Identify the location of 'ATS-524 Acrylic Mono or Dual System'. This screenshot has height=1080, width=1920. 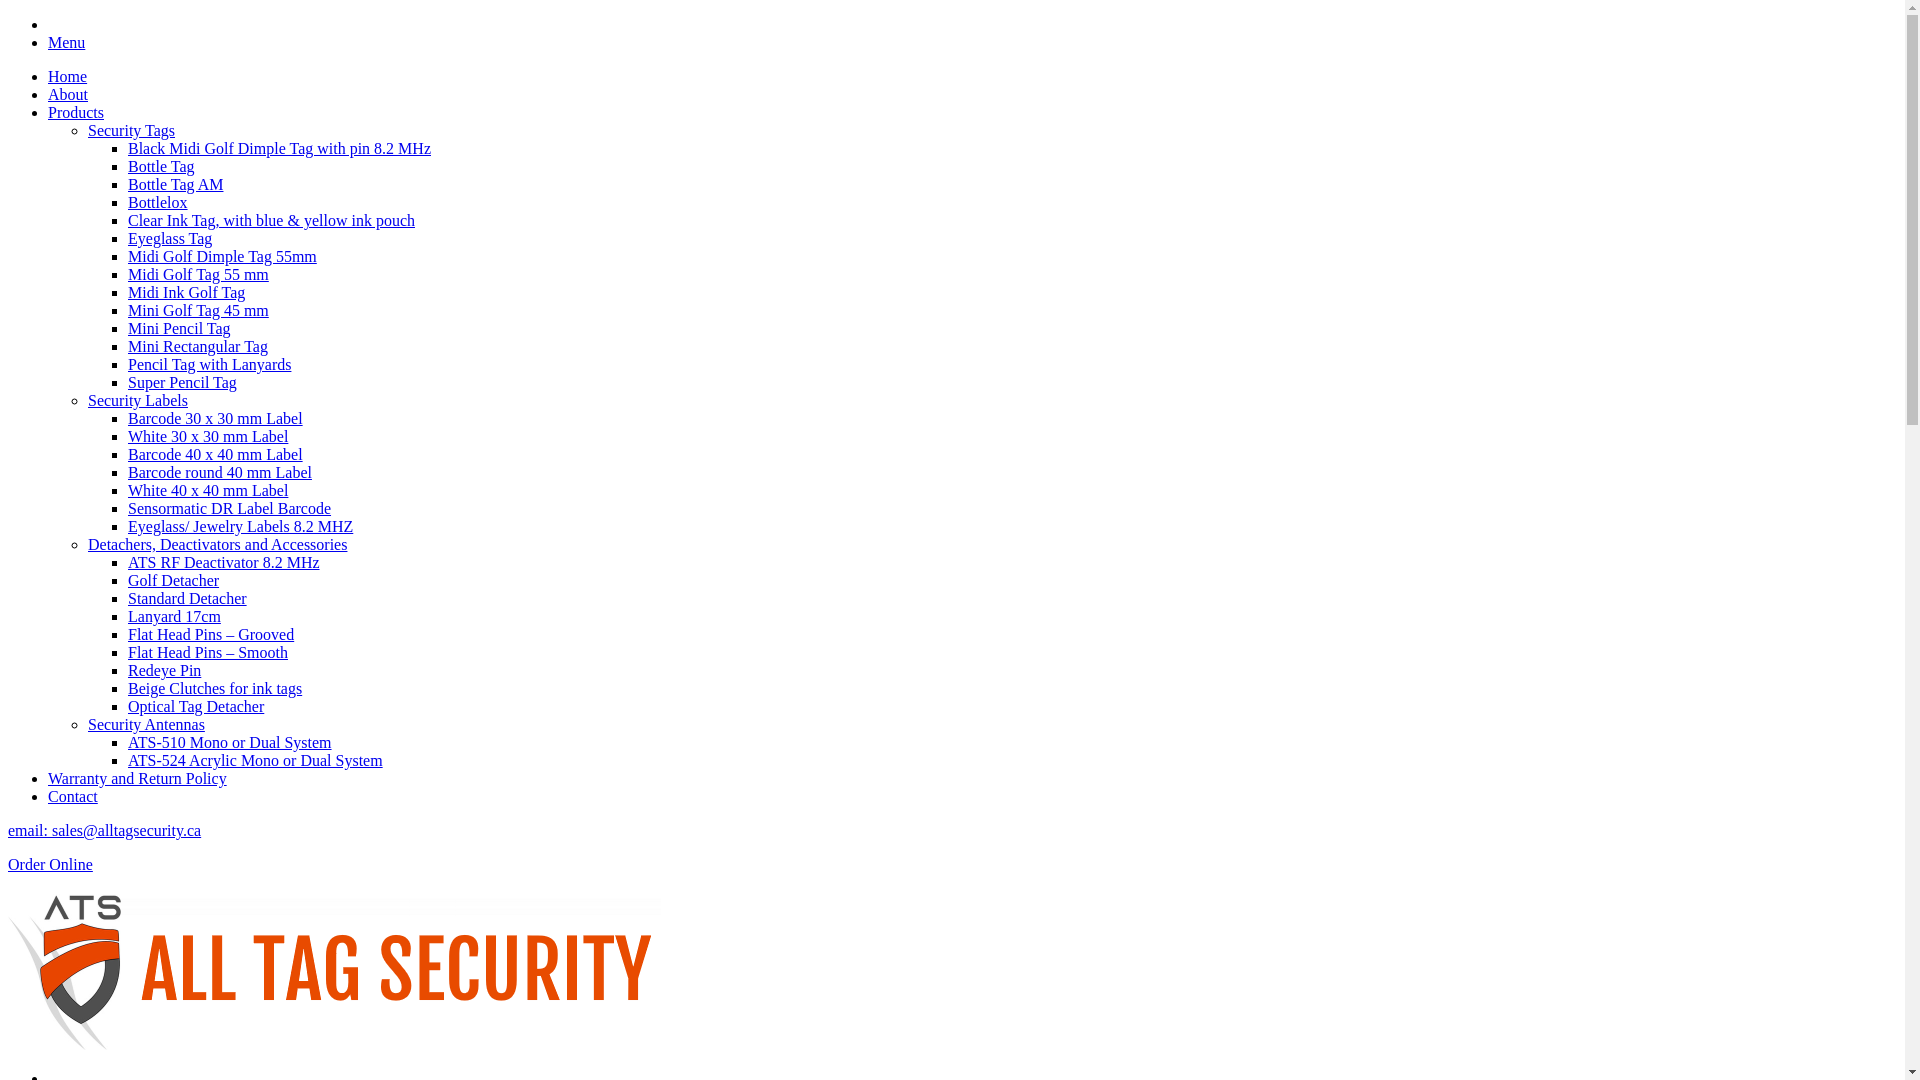
(254, 760).